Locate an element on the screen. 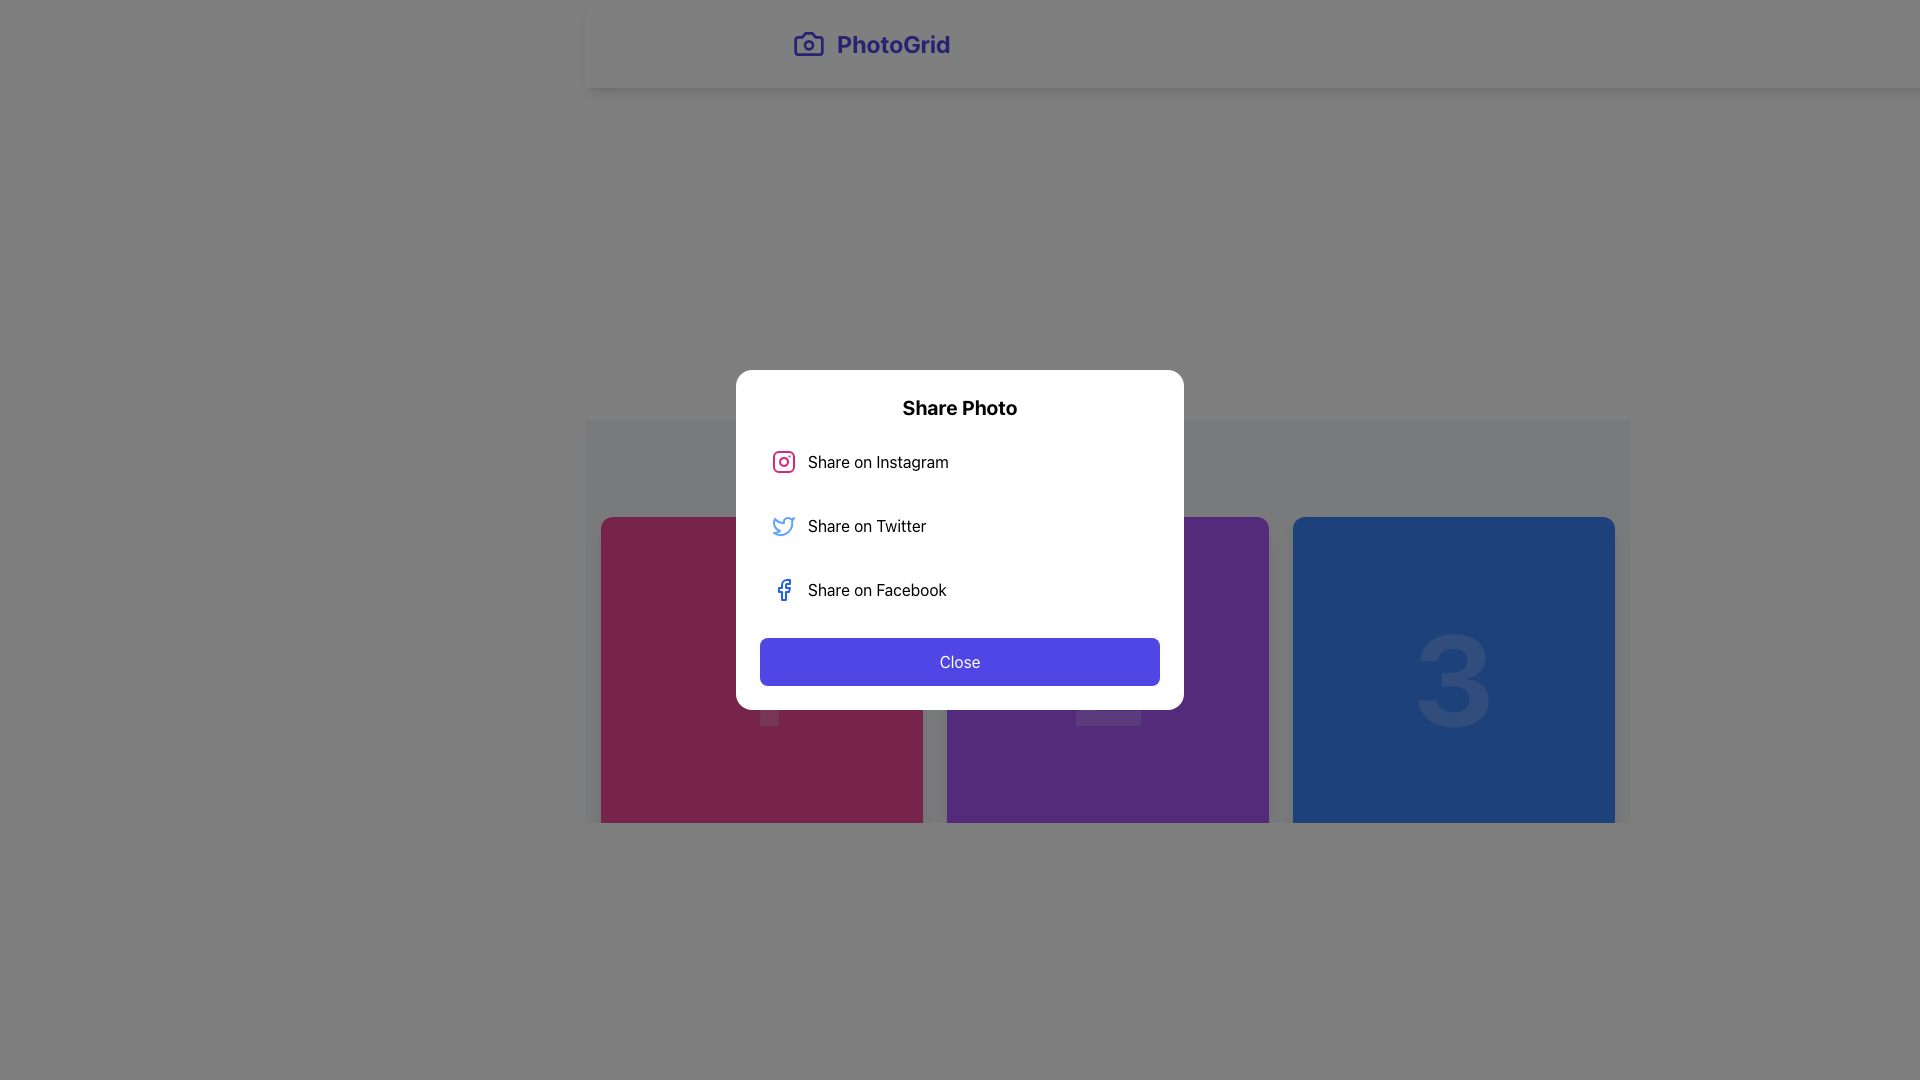  the blue Facebook icon, which is the third icon in a vertical list of share options within a modal window, located to the left of the 'Share on Facebook' text is located at coordinates (782, 589).